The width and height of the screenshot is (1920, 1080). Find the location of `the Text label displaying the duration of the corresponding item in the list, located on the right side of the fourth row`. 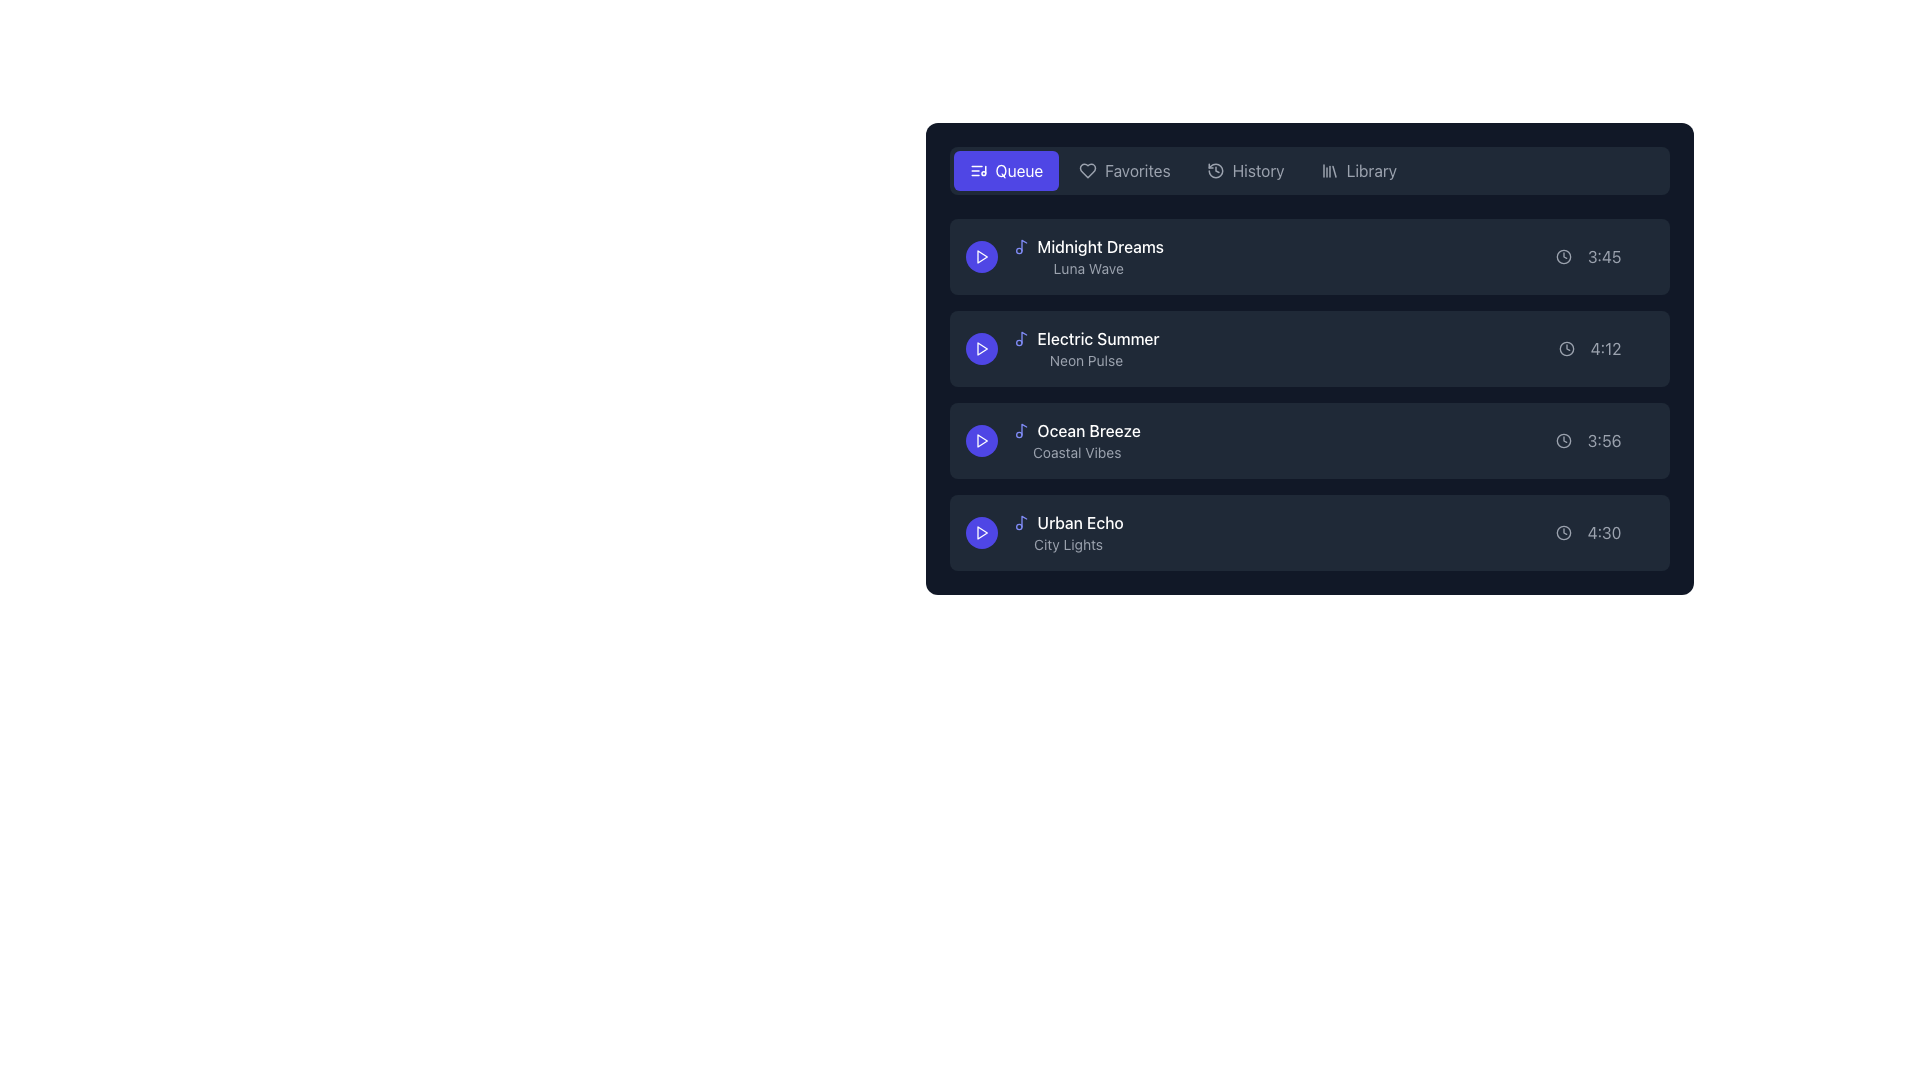

the Text label displaying the duration of the corresponding item in the list, located on the right side of the fourth row is located at coordinates (1604, 531).